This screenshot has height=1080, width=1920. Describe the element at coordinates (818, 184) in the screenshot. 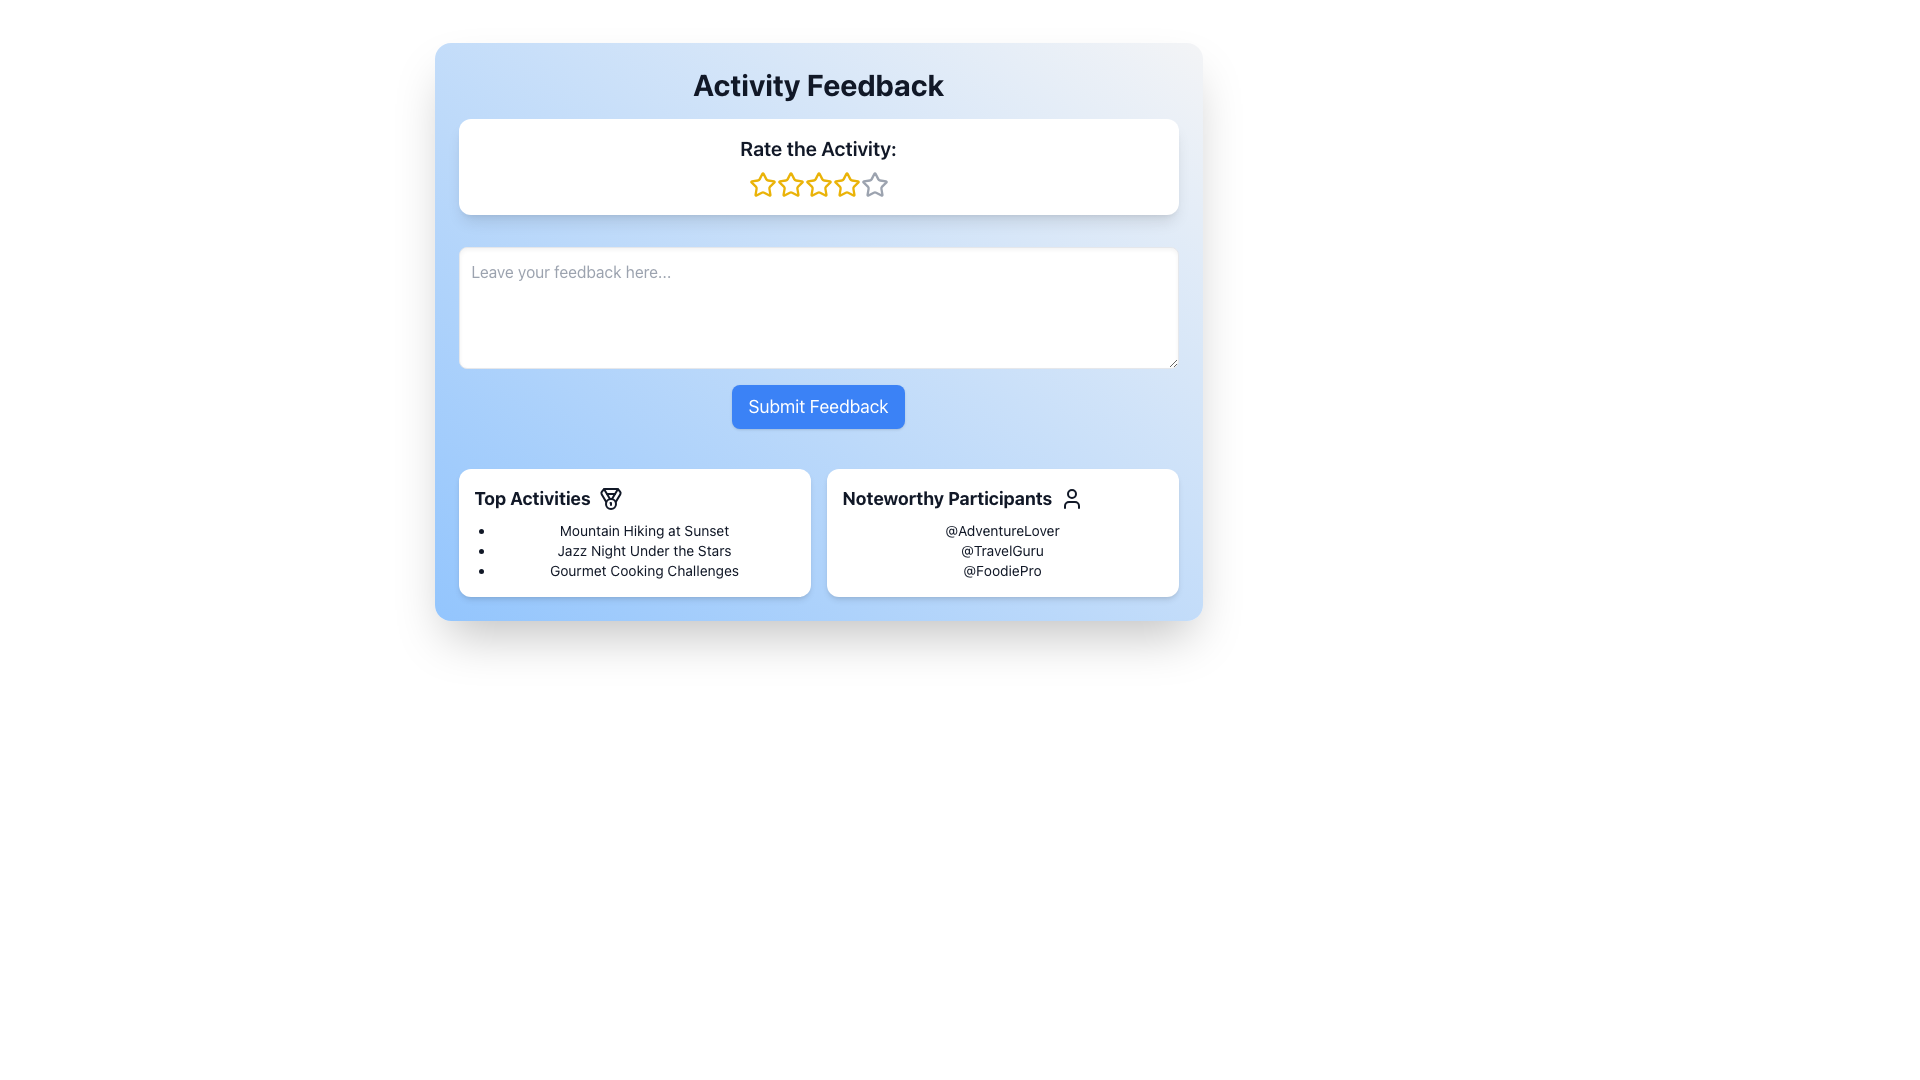

I see `the third star` at that location.